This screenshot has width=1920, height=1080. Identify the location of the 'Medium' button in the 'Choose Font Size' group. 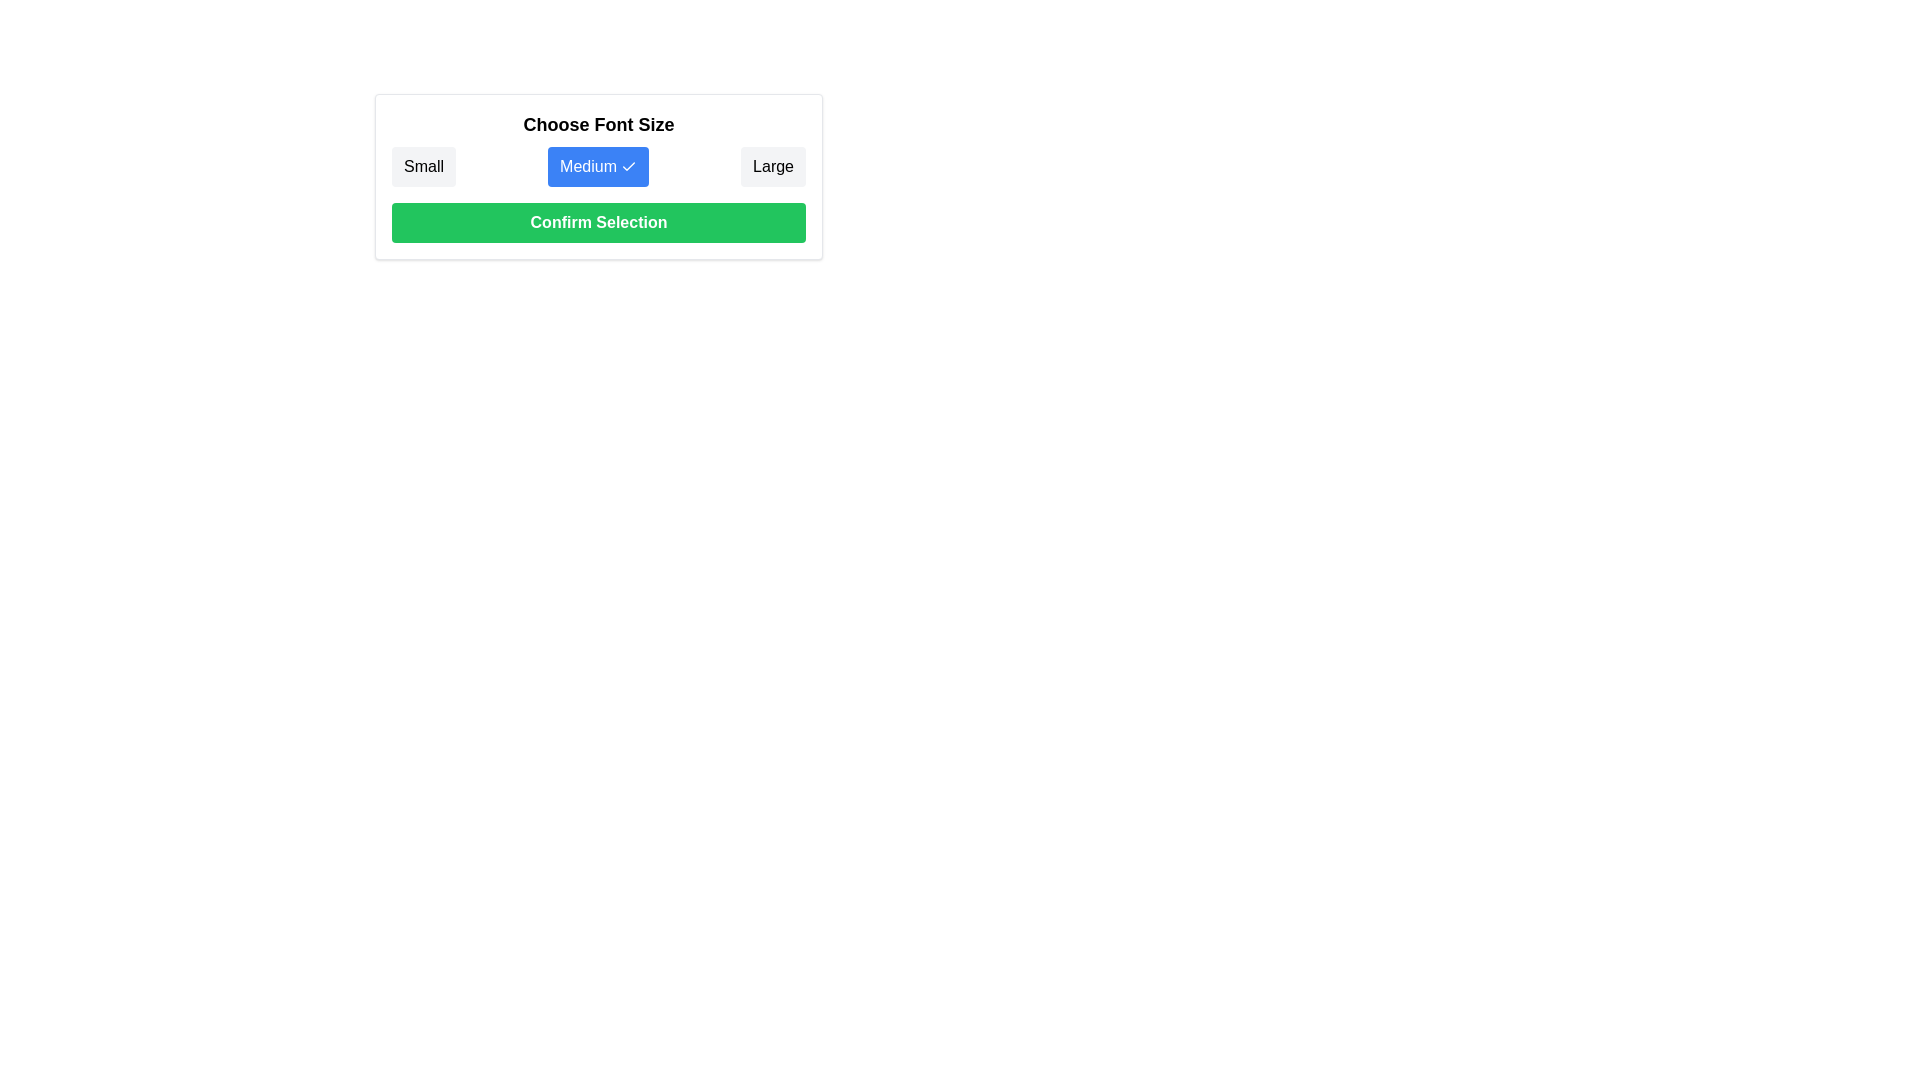
(598, 165).